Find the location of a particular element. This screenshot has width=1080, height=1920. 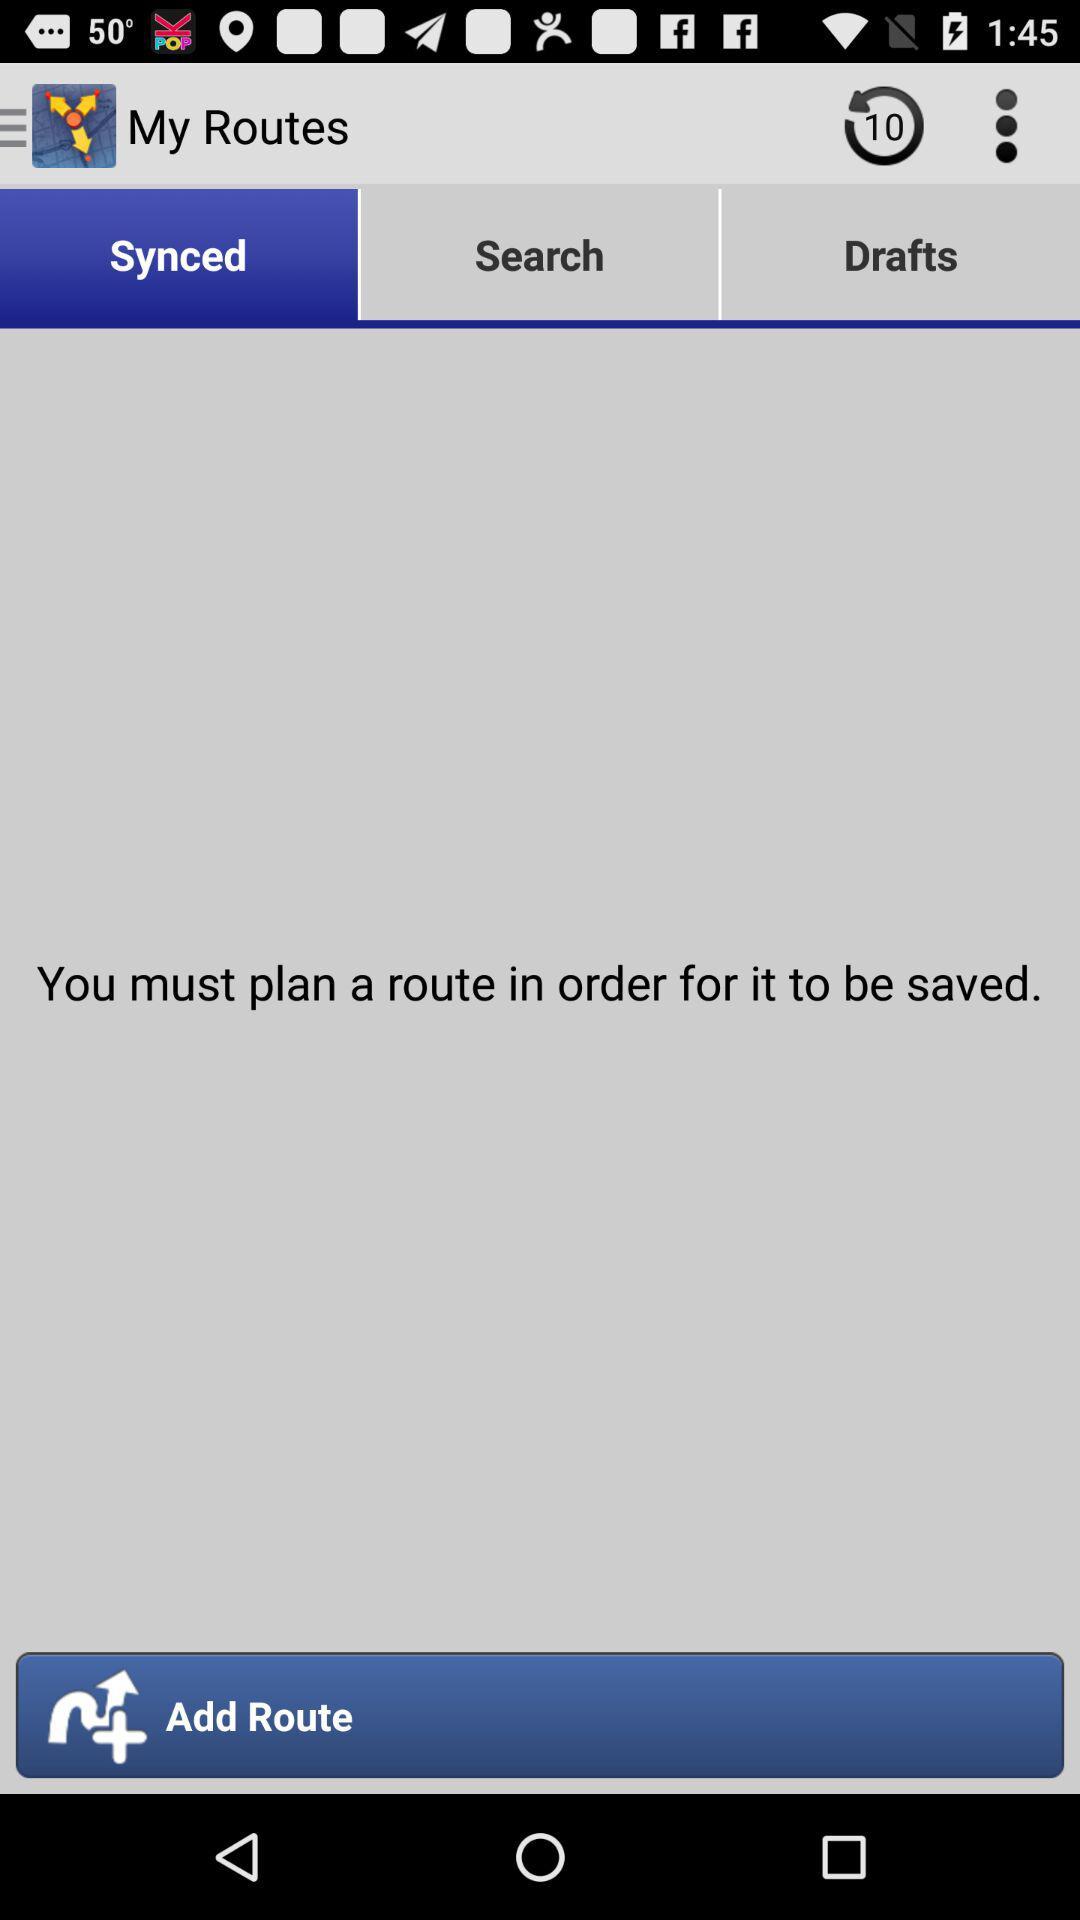

icon above drafts icon is located at coordinates (883, 124).